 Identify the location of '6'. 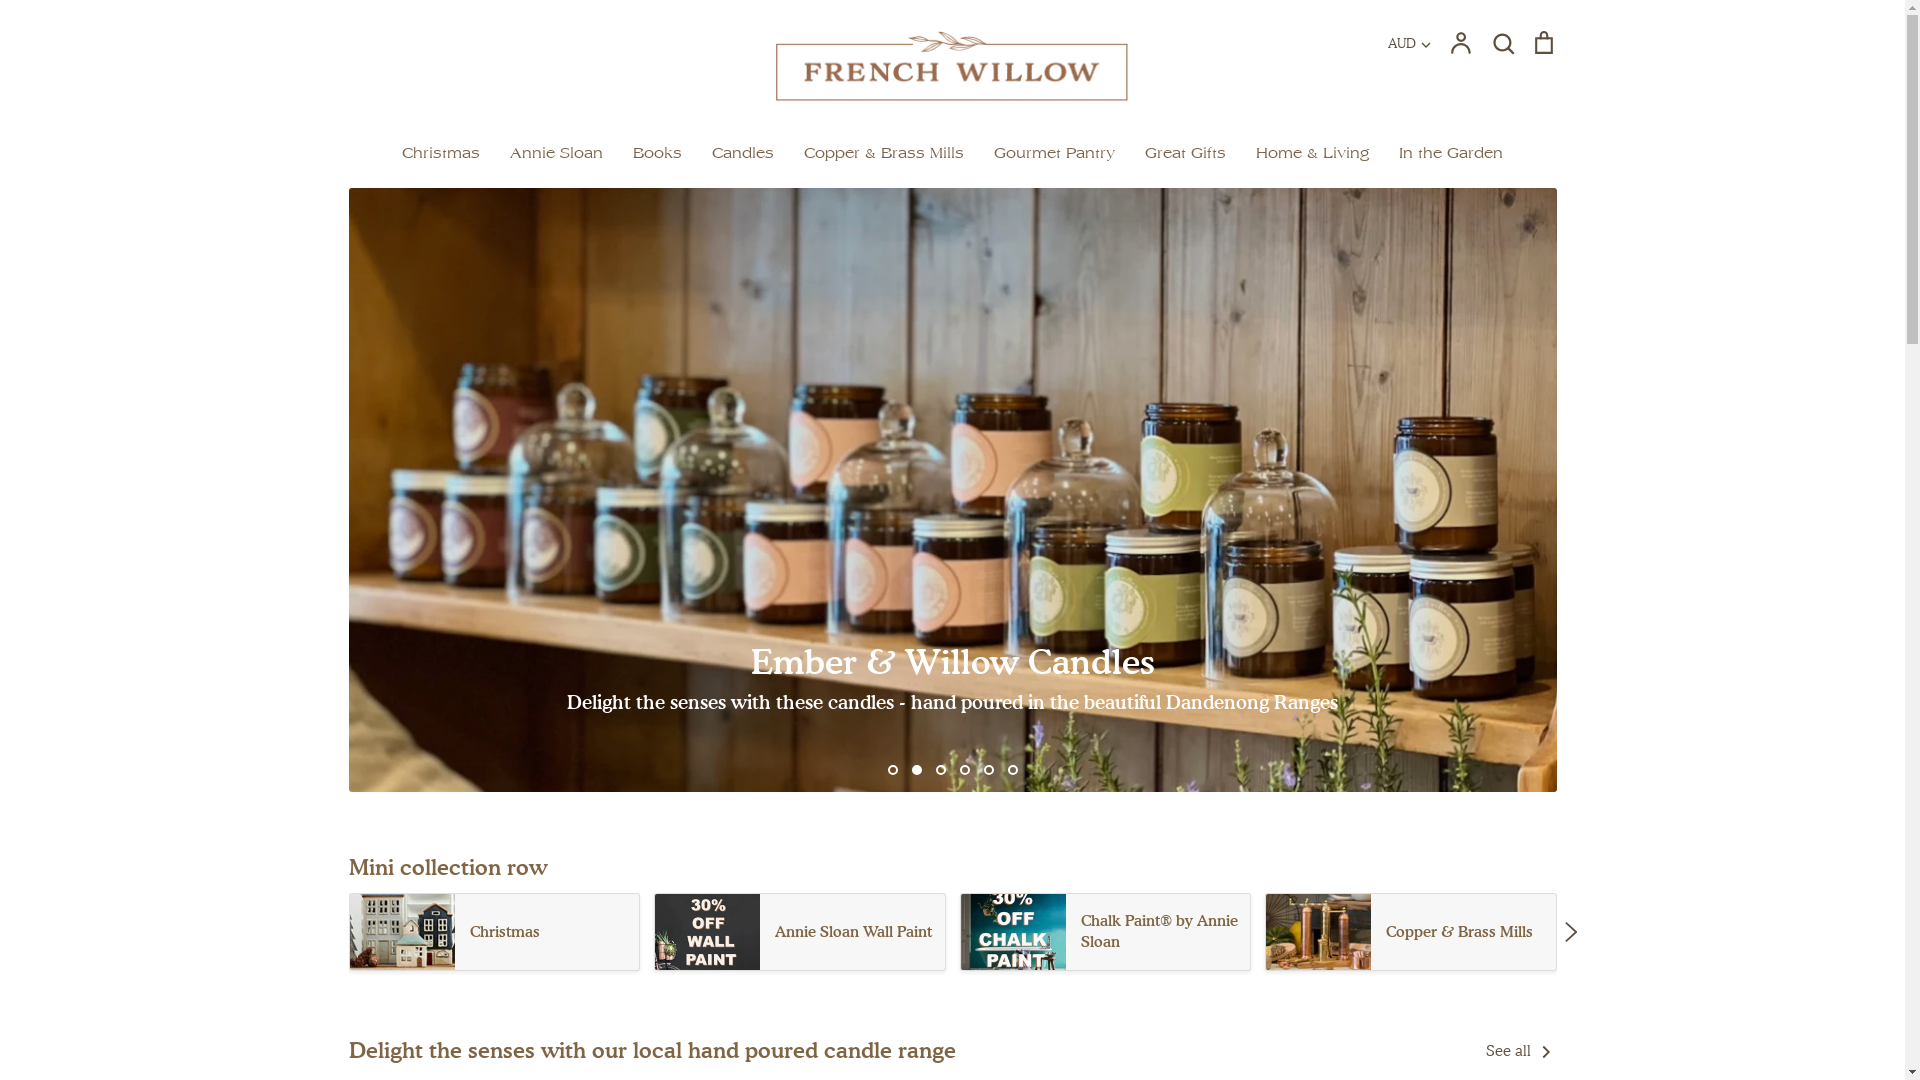
(1012, 769).